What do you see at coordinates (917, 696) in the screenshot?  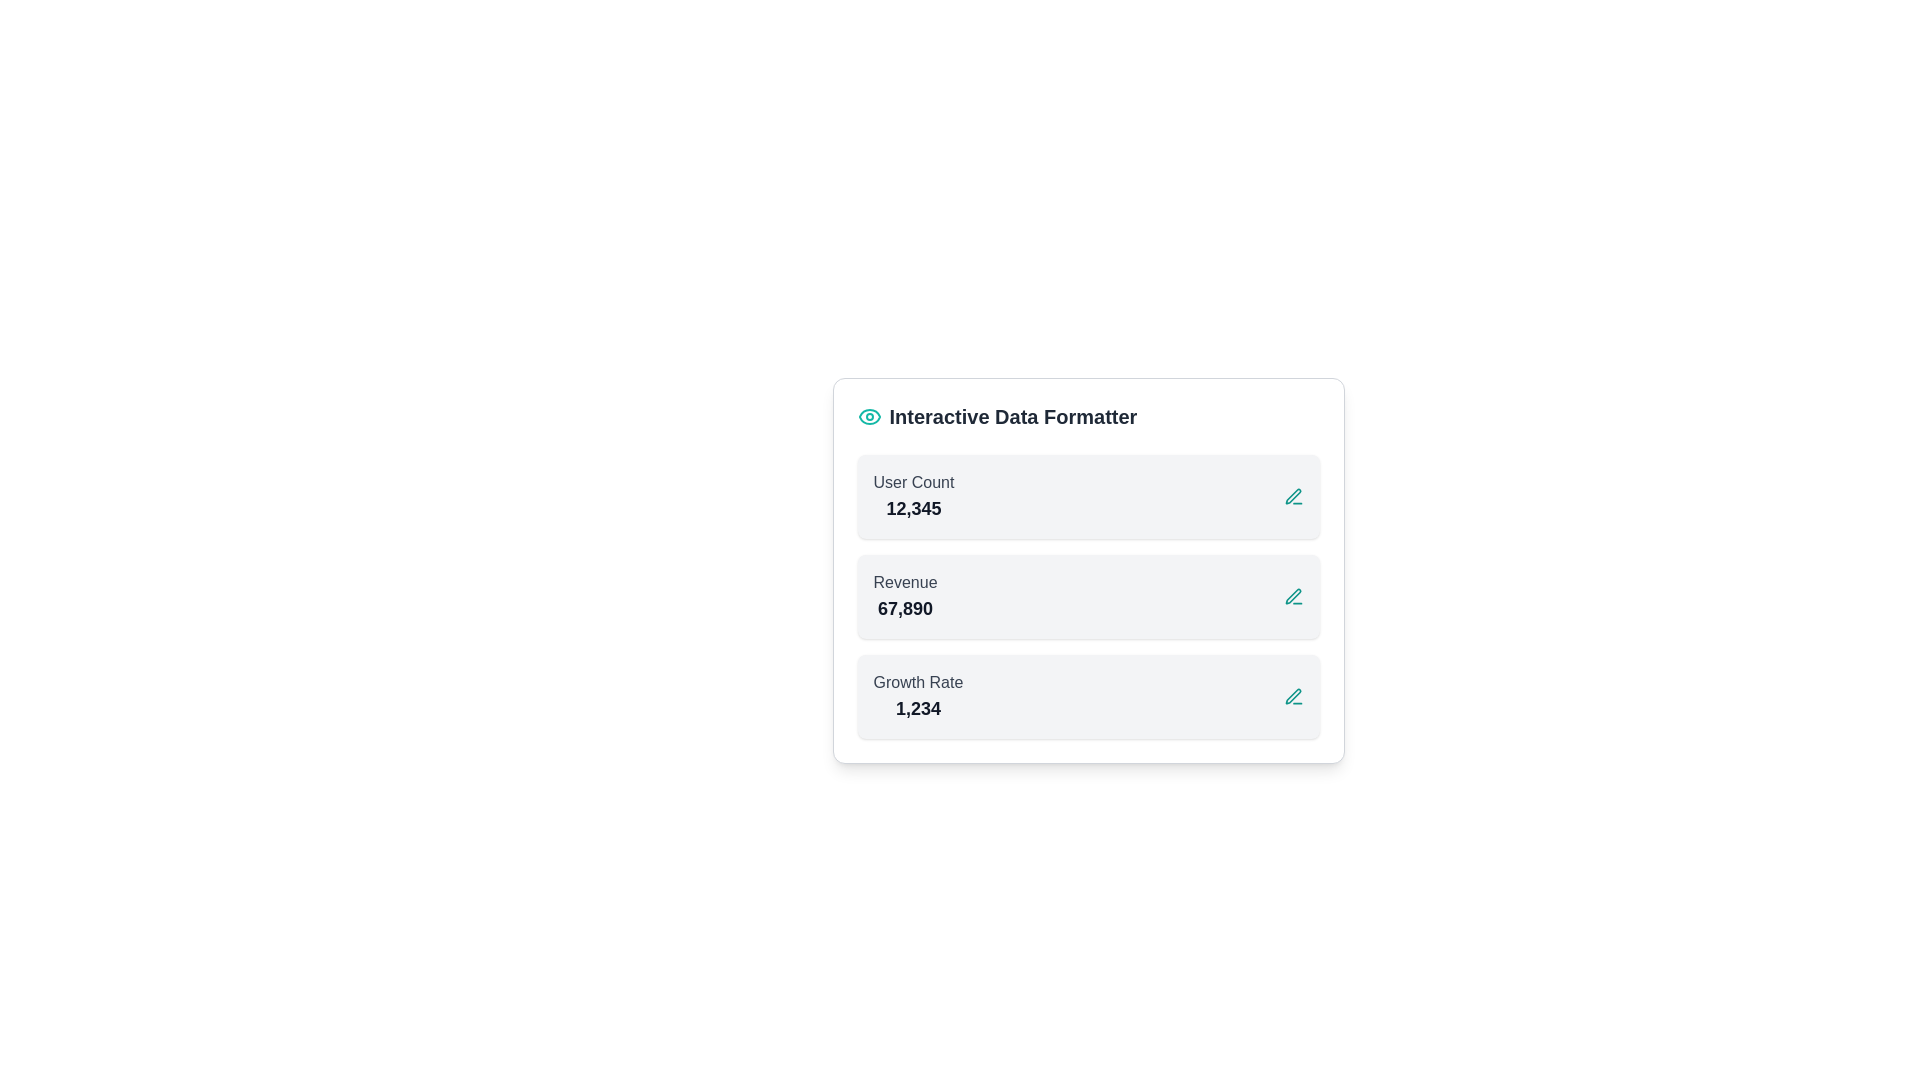 I see `the data label displaying the 'Growth Rate' value located under the 'Interactive Data Formatter' section, which is the third item in the list below 'Revenue'` at bounding box center [917, 696].